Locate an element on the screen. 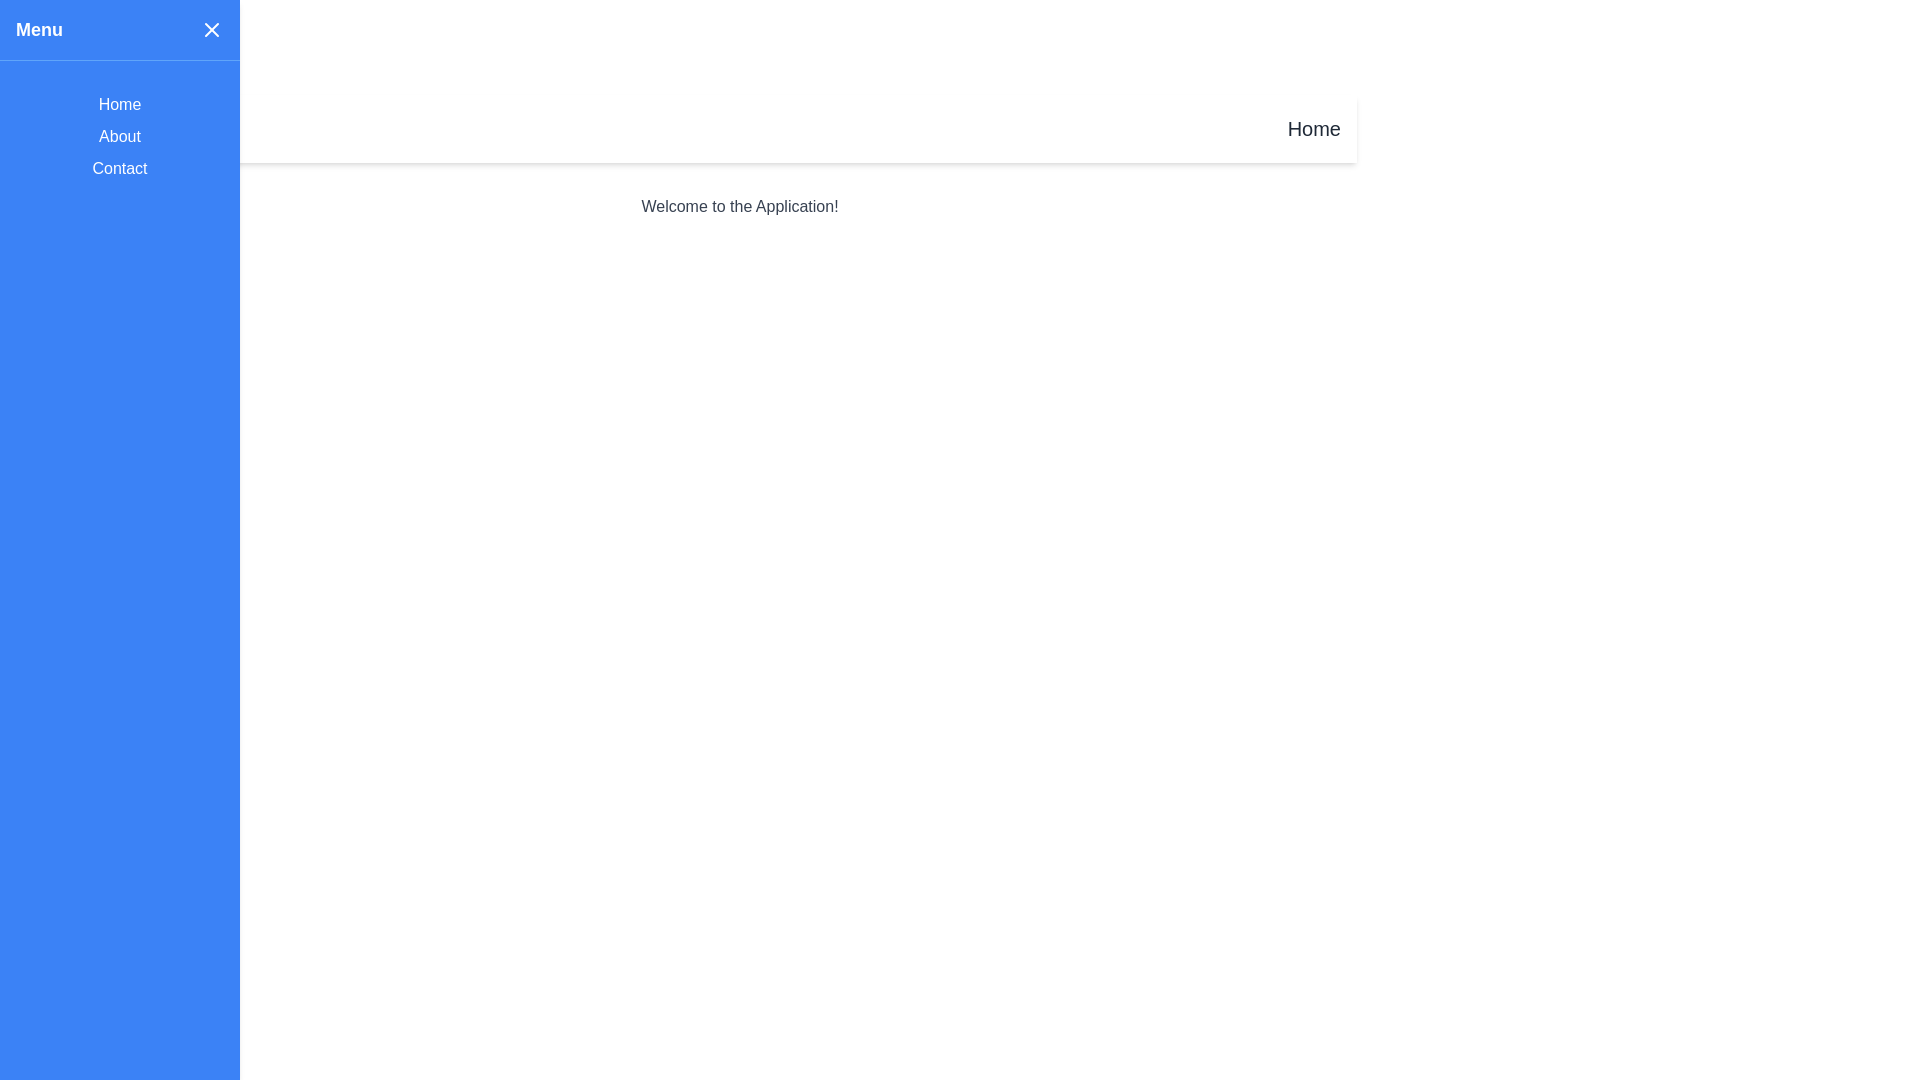 Image resolution: width=1920 pixels, height=1080 pixels. the small white 'X' icon button located at the top right corner of the blue header section labeled 'Menu' is located at coordinates (211, 30).